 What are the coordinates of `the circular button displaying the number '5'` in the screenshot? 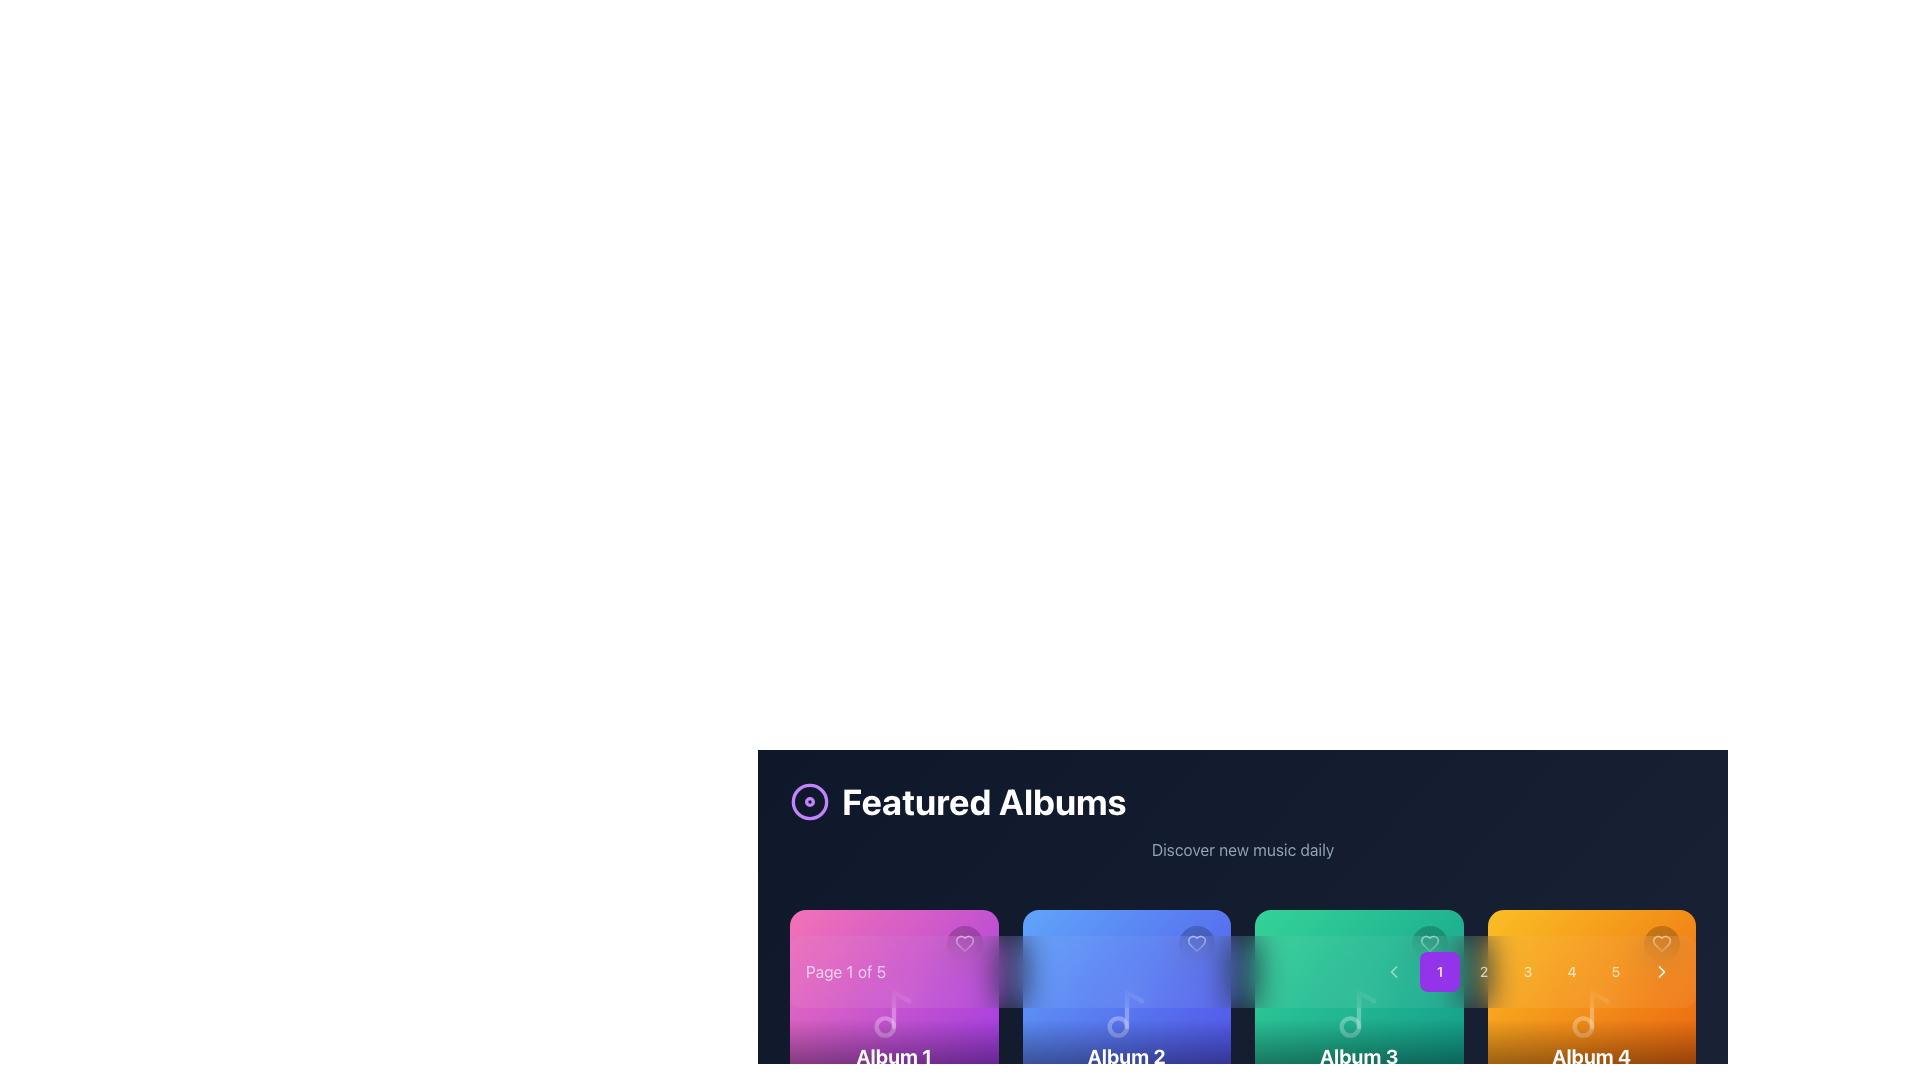 It's located at (1616, 971).